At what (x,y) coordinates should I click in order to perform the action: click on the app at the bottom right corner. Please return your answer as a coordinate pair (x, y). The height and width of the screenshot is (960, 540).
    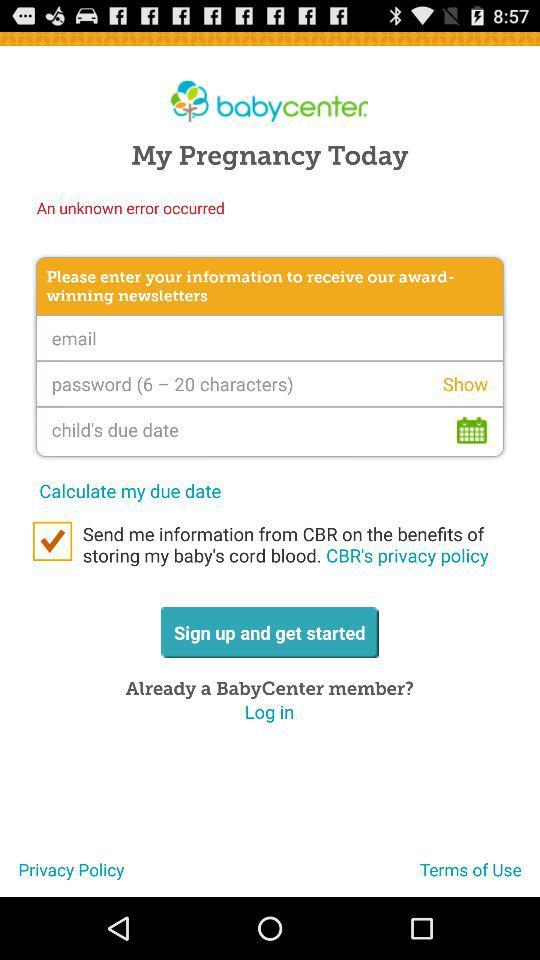
    Looking at the image, I should click on (479, 876).